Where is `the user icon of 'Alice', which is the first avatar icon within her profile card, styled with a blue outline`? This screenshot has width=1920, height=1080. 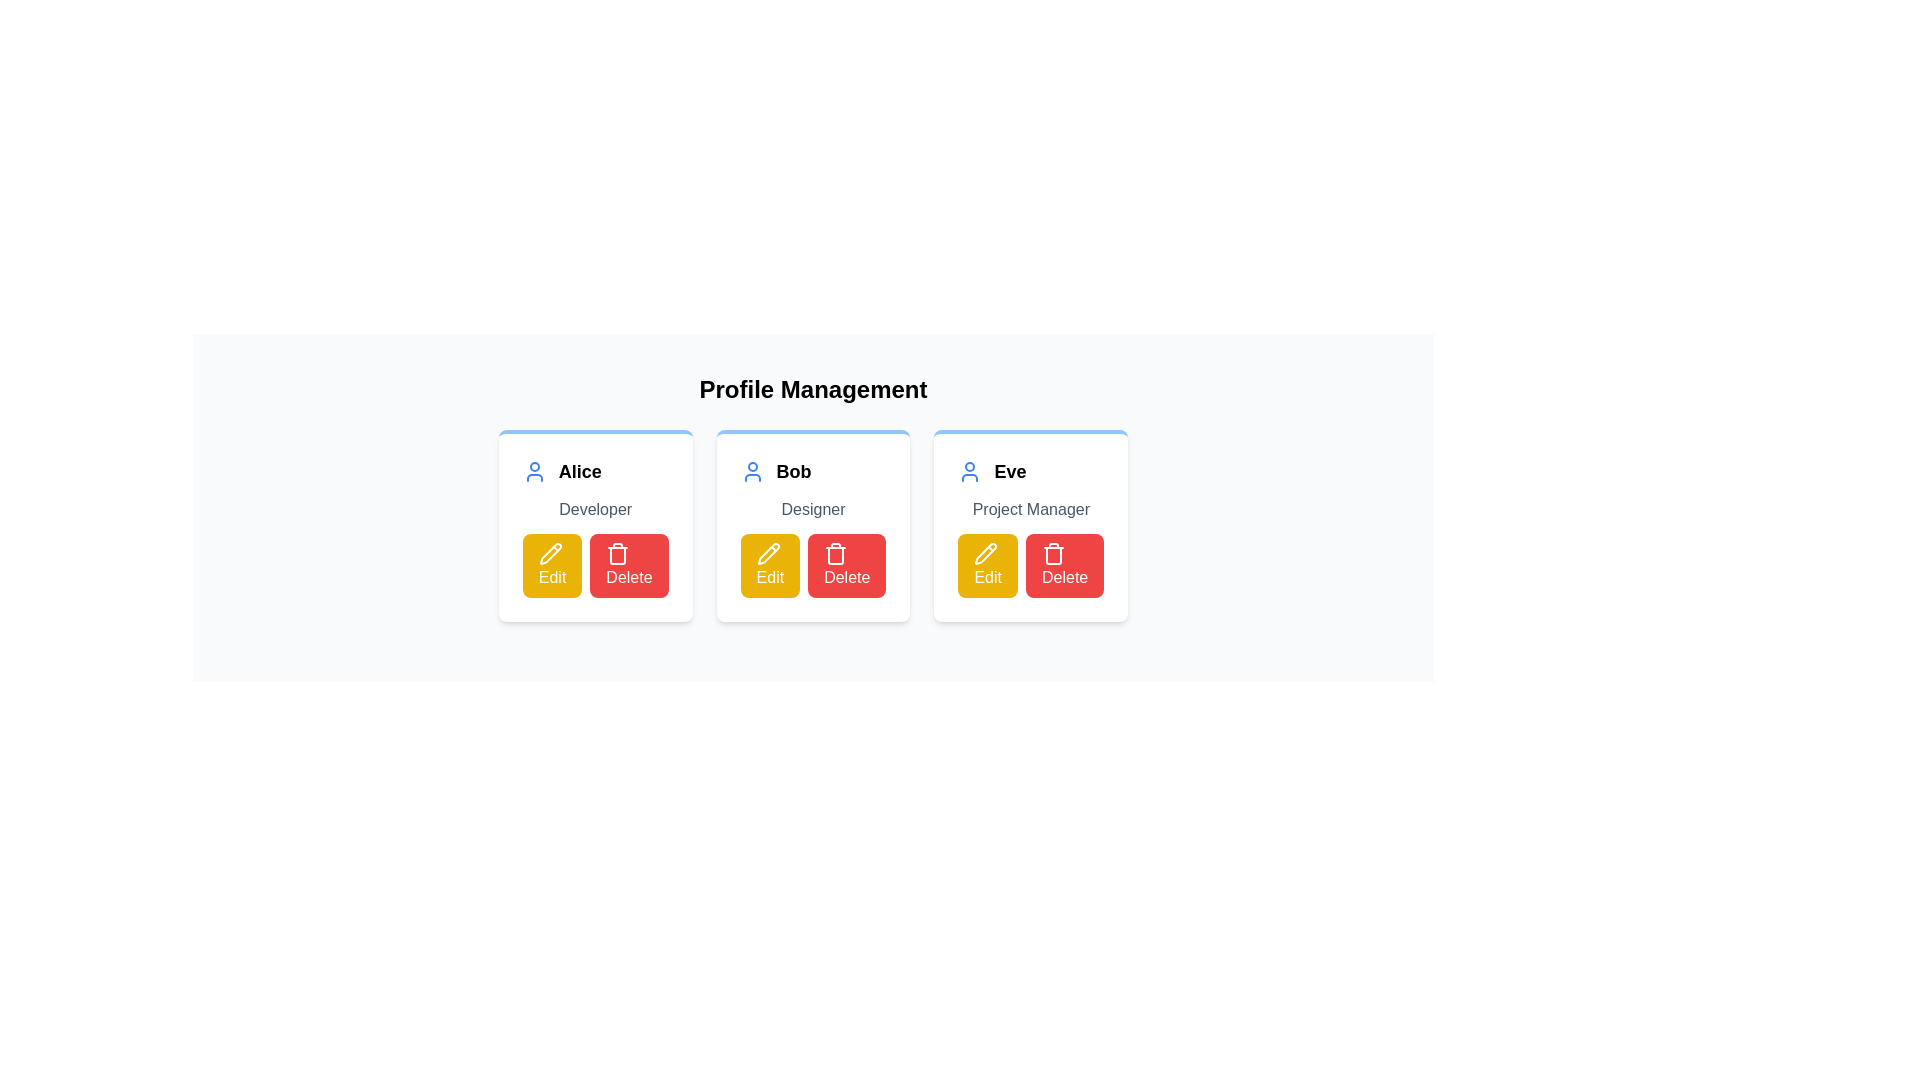 the user icon of 'Alice', which is the first avatar icon within her profile card, styled with a blue outline is located at coordinates (534, 471).